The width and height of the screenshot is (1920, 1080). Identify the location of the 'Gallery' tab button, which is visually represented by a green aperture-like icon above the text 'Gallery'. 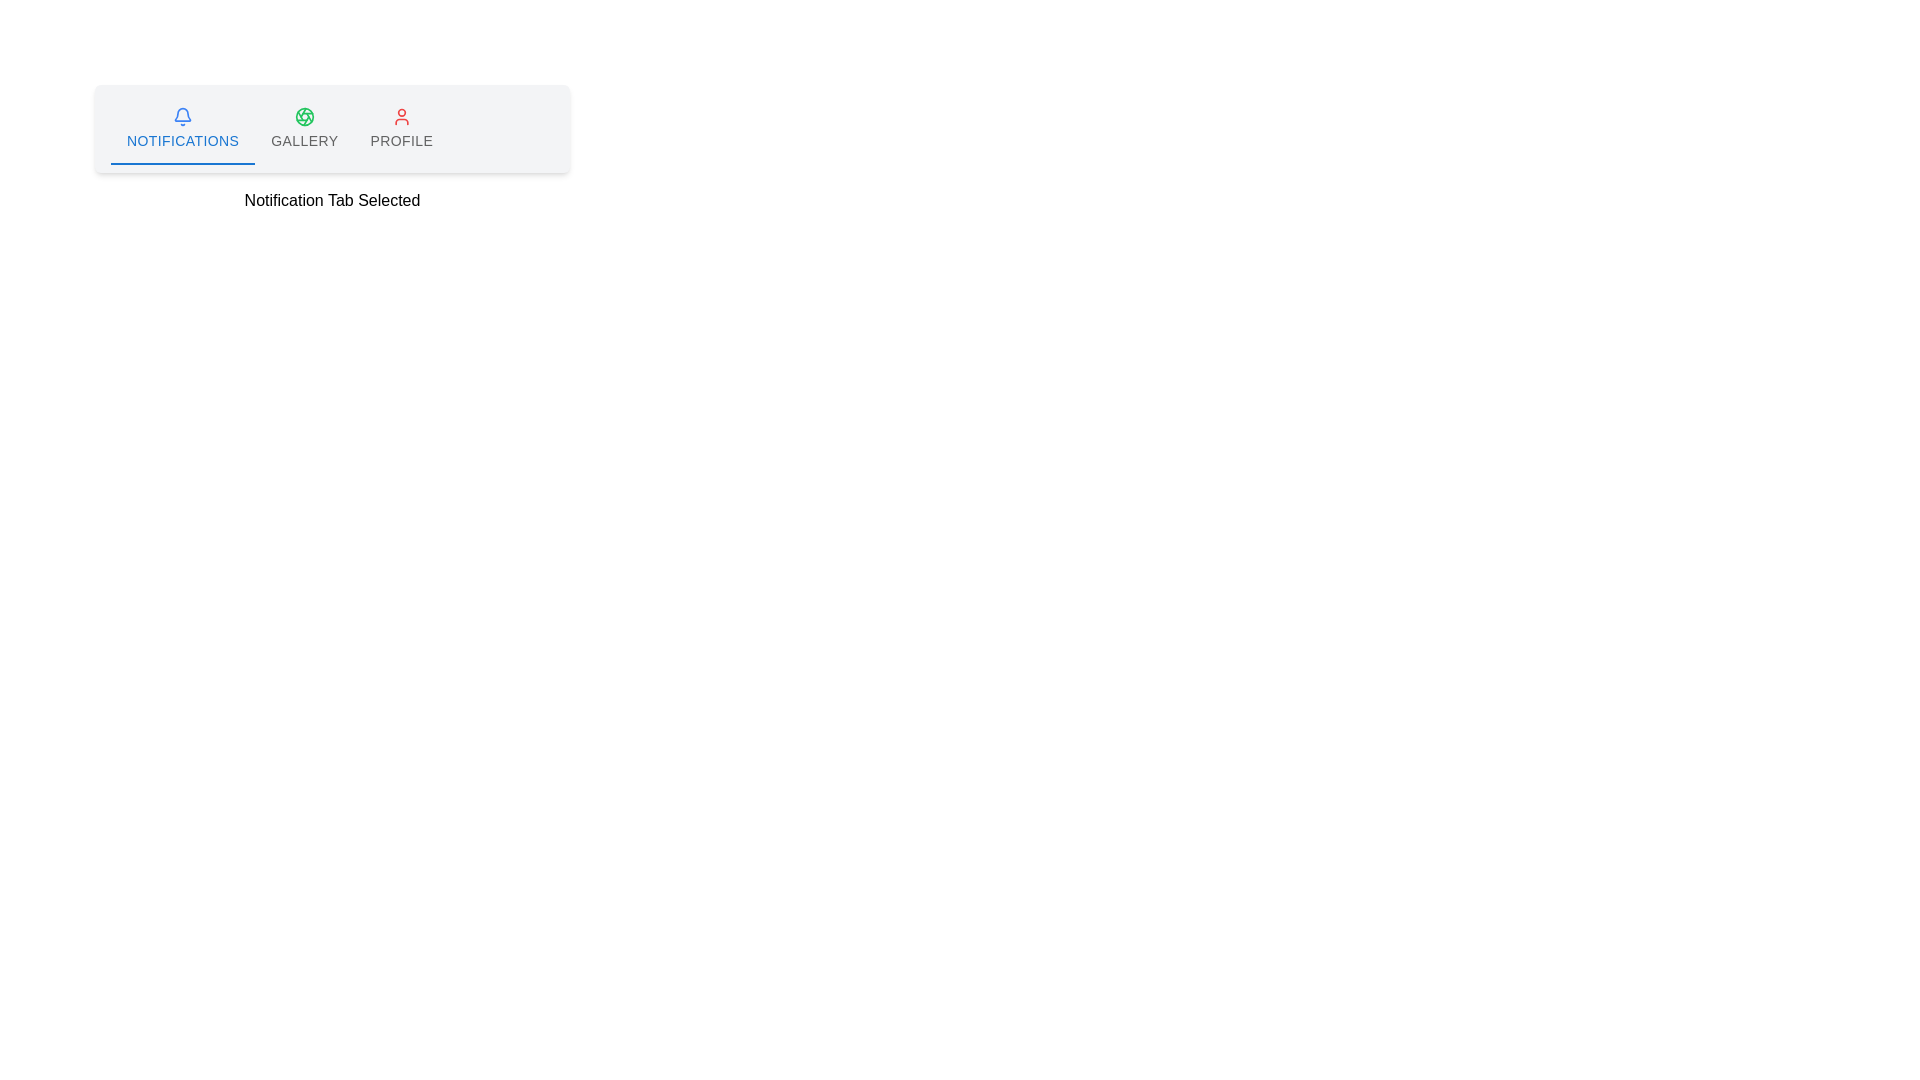
(303, 128).